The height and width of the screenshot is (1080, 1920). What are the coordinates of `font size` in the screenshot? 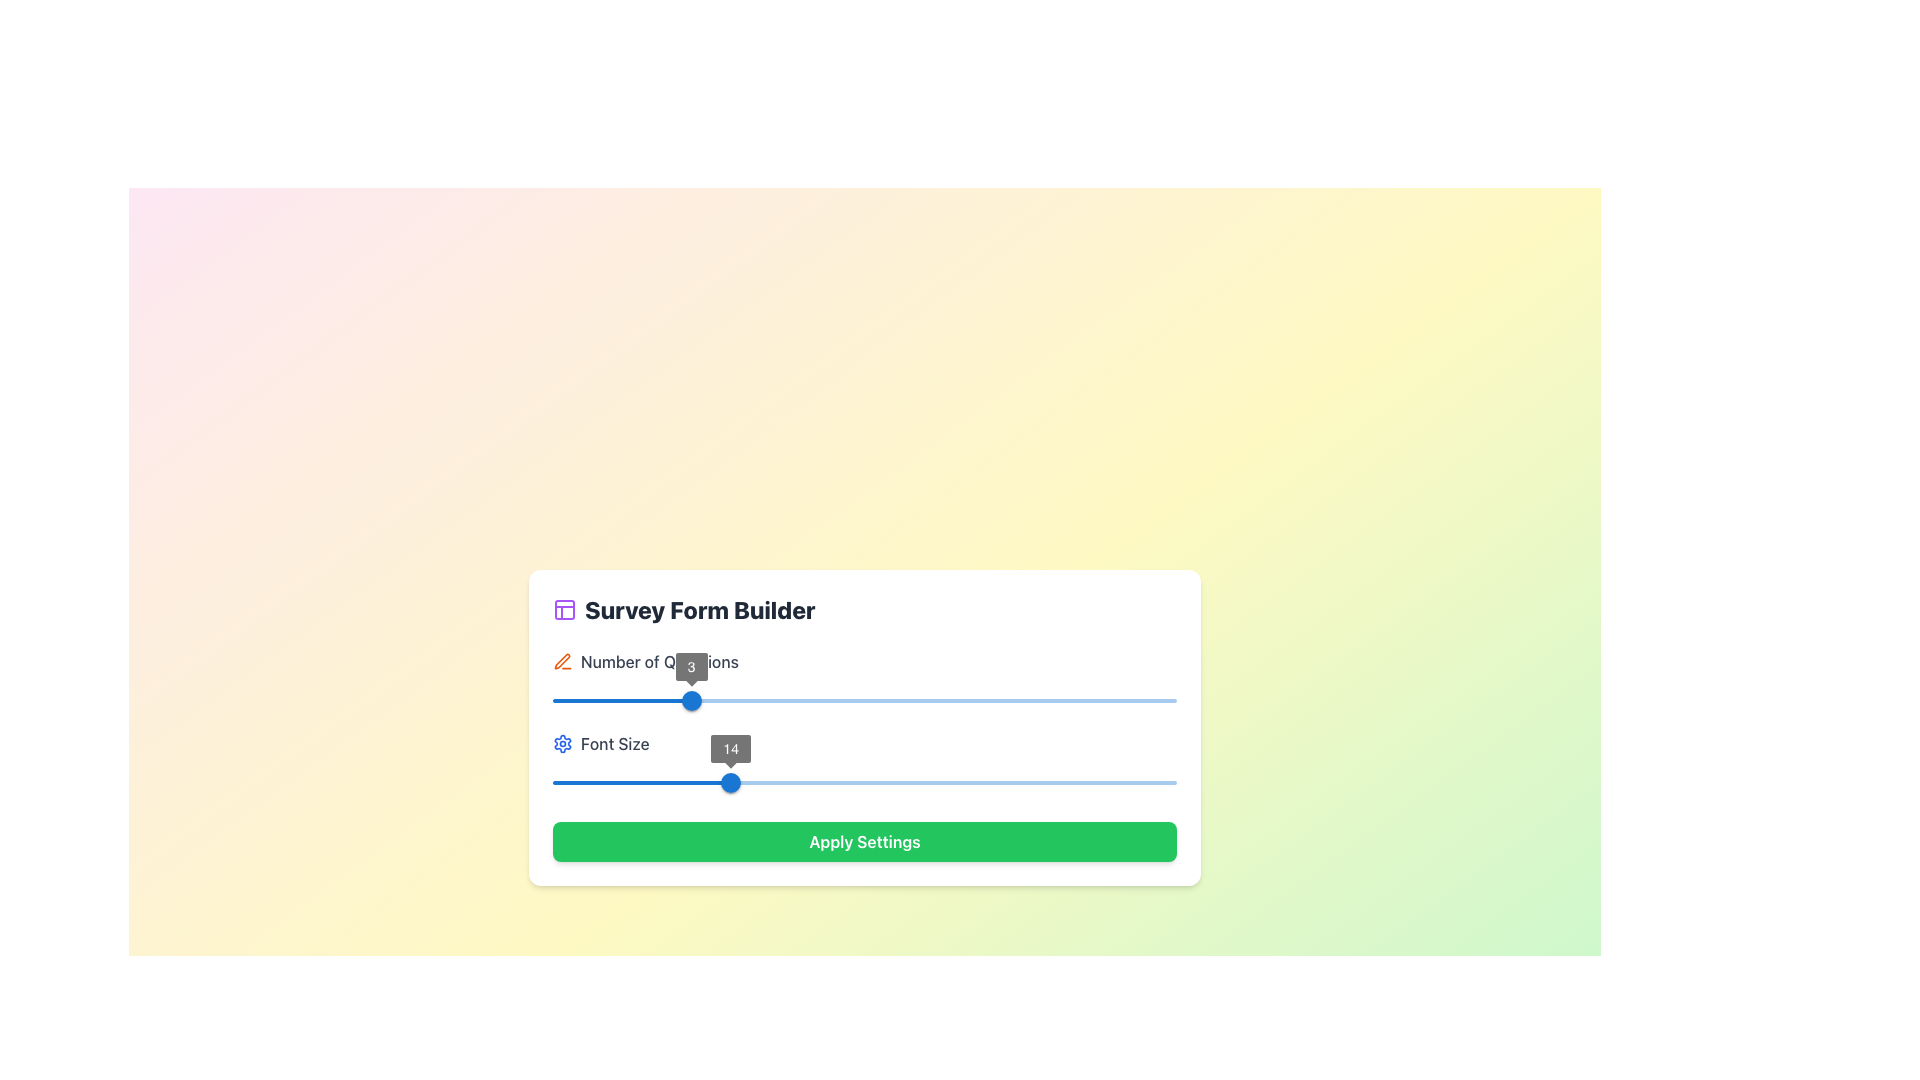 It's located at (971, 782).